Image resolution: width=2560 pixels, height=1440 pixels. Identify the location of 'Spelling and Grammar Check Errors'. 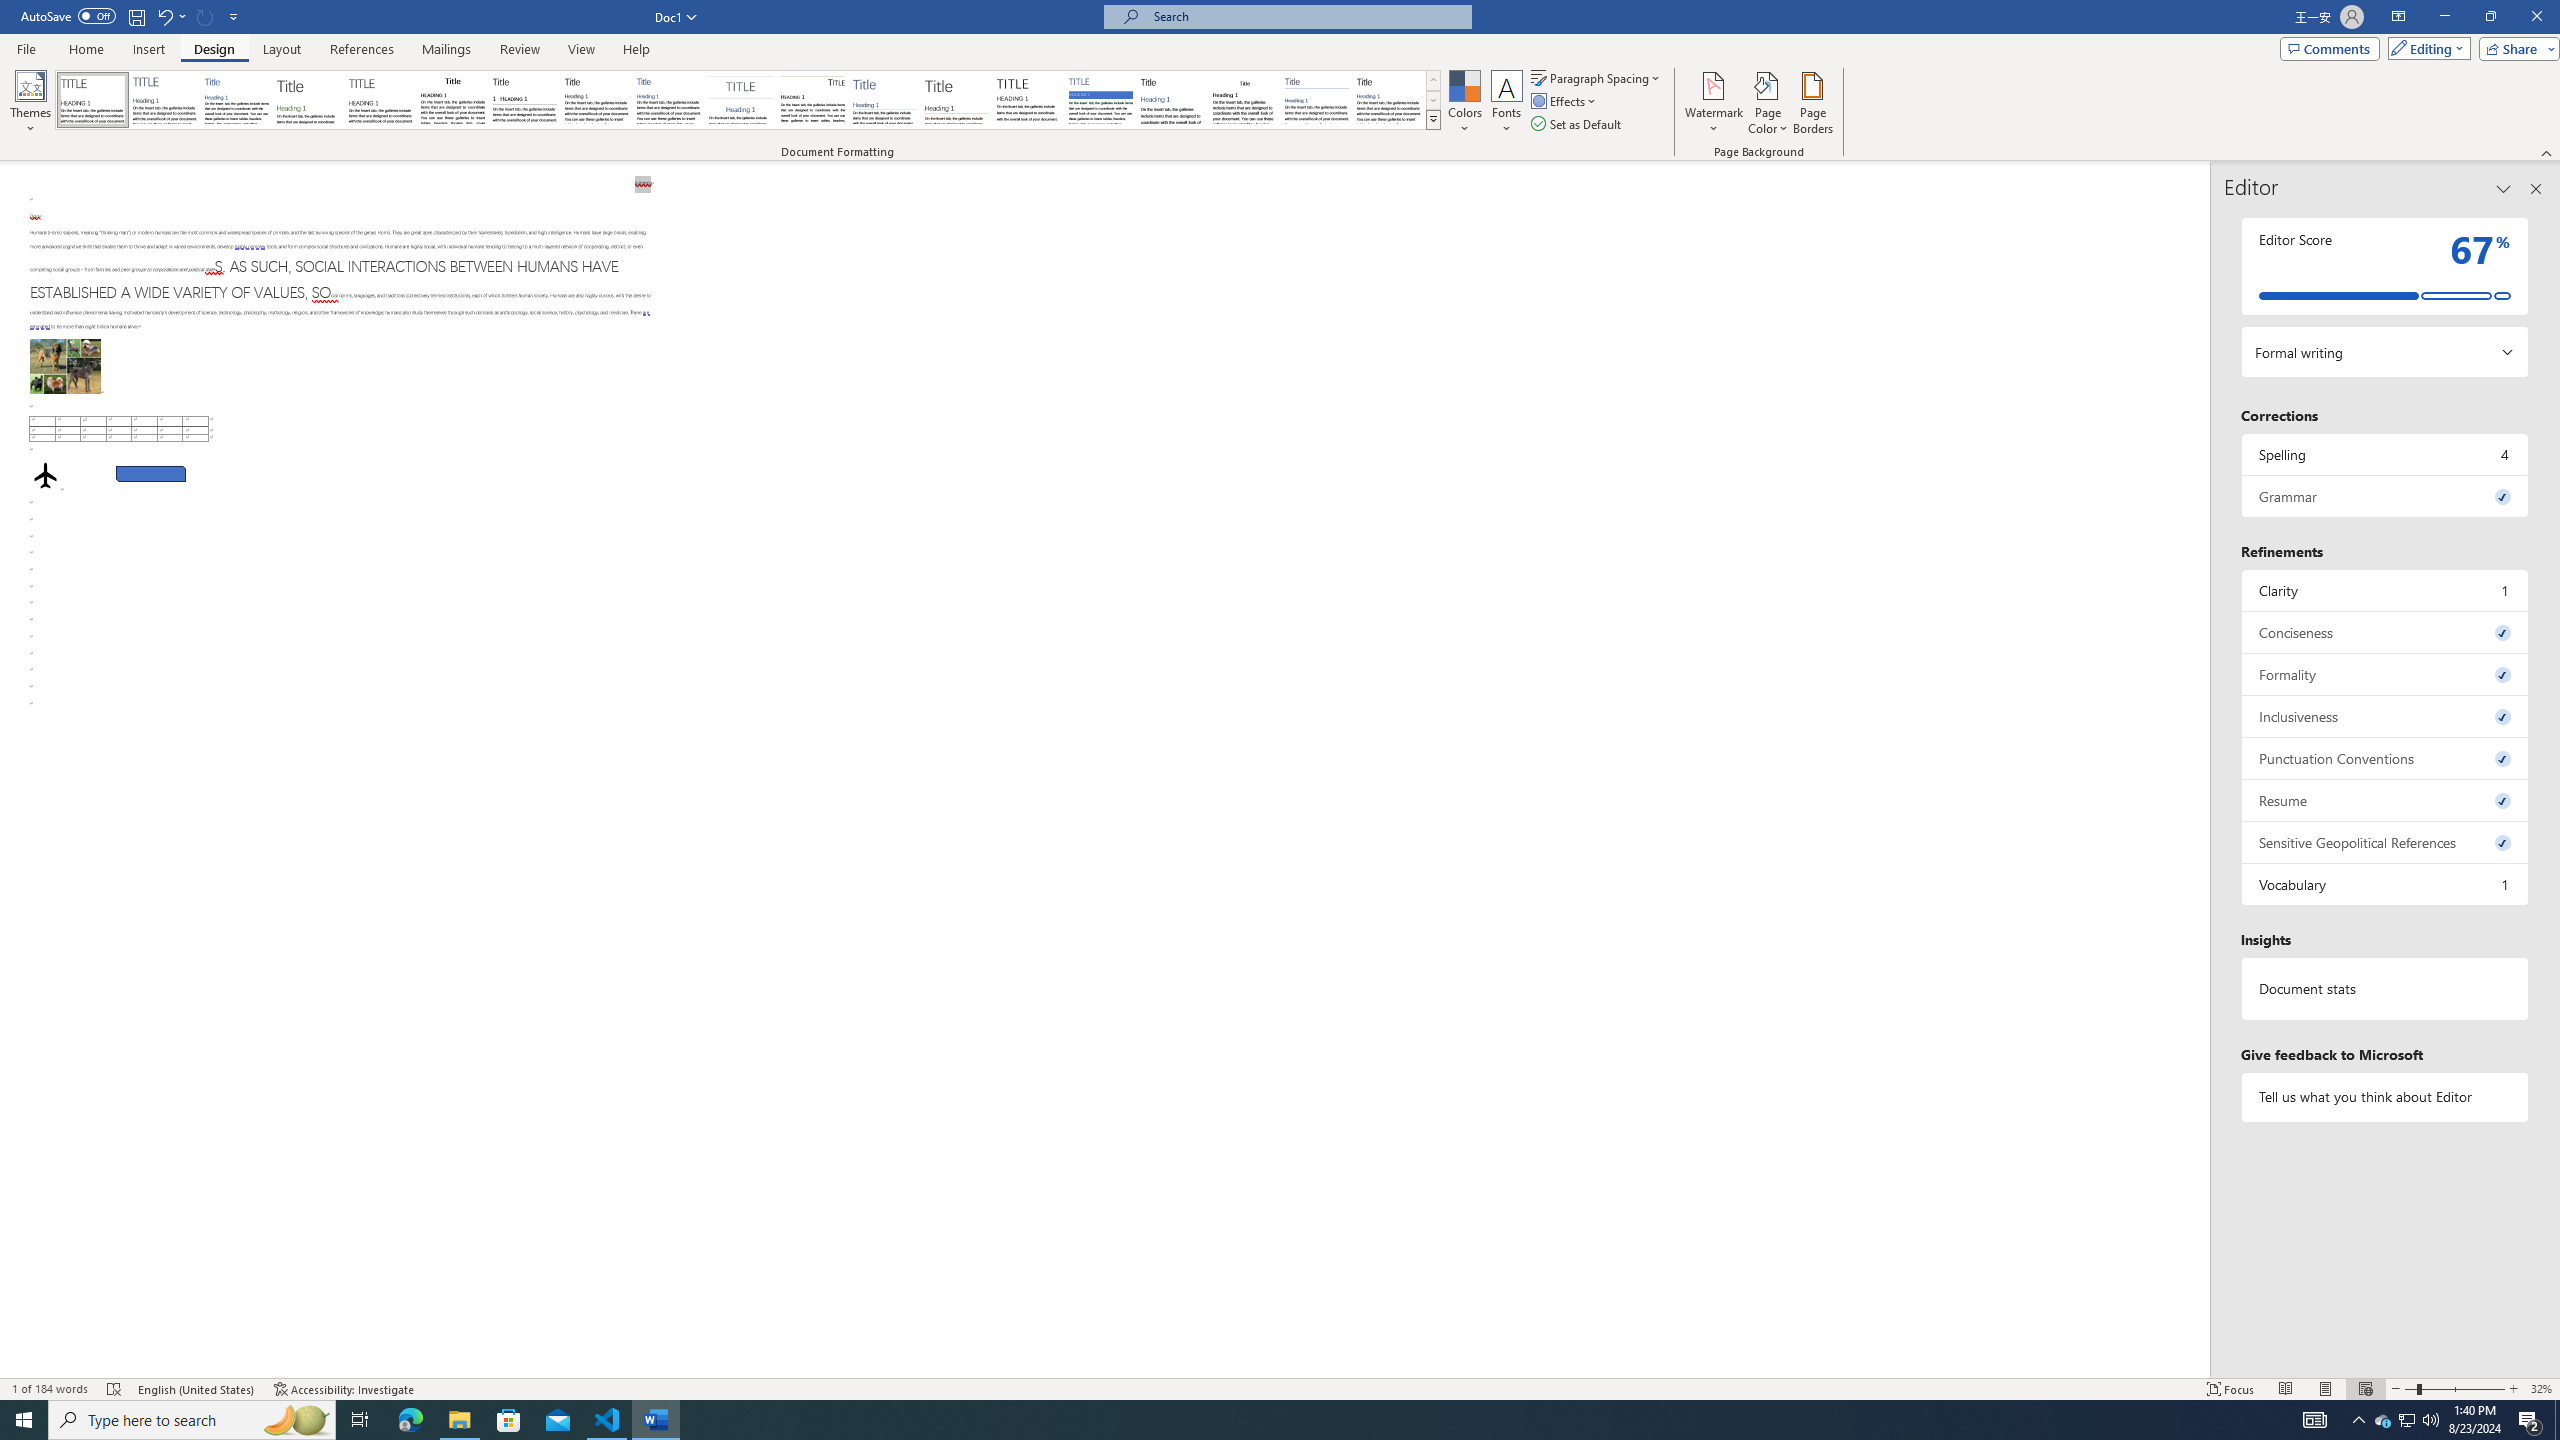
(114, 1389).